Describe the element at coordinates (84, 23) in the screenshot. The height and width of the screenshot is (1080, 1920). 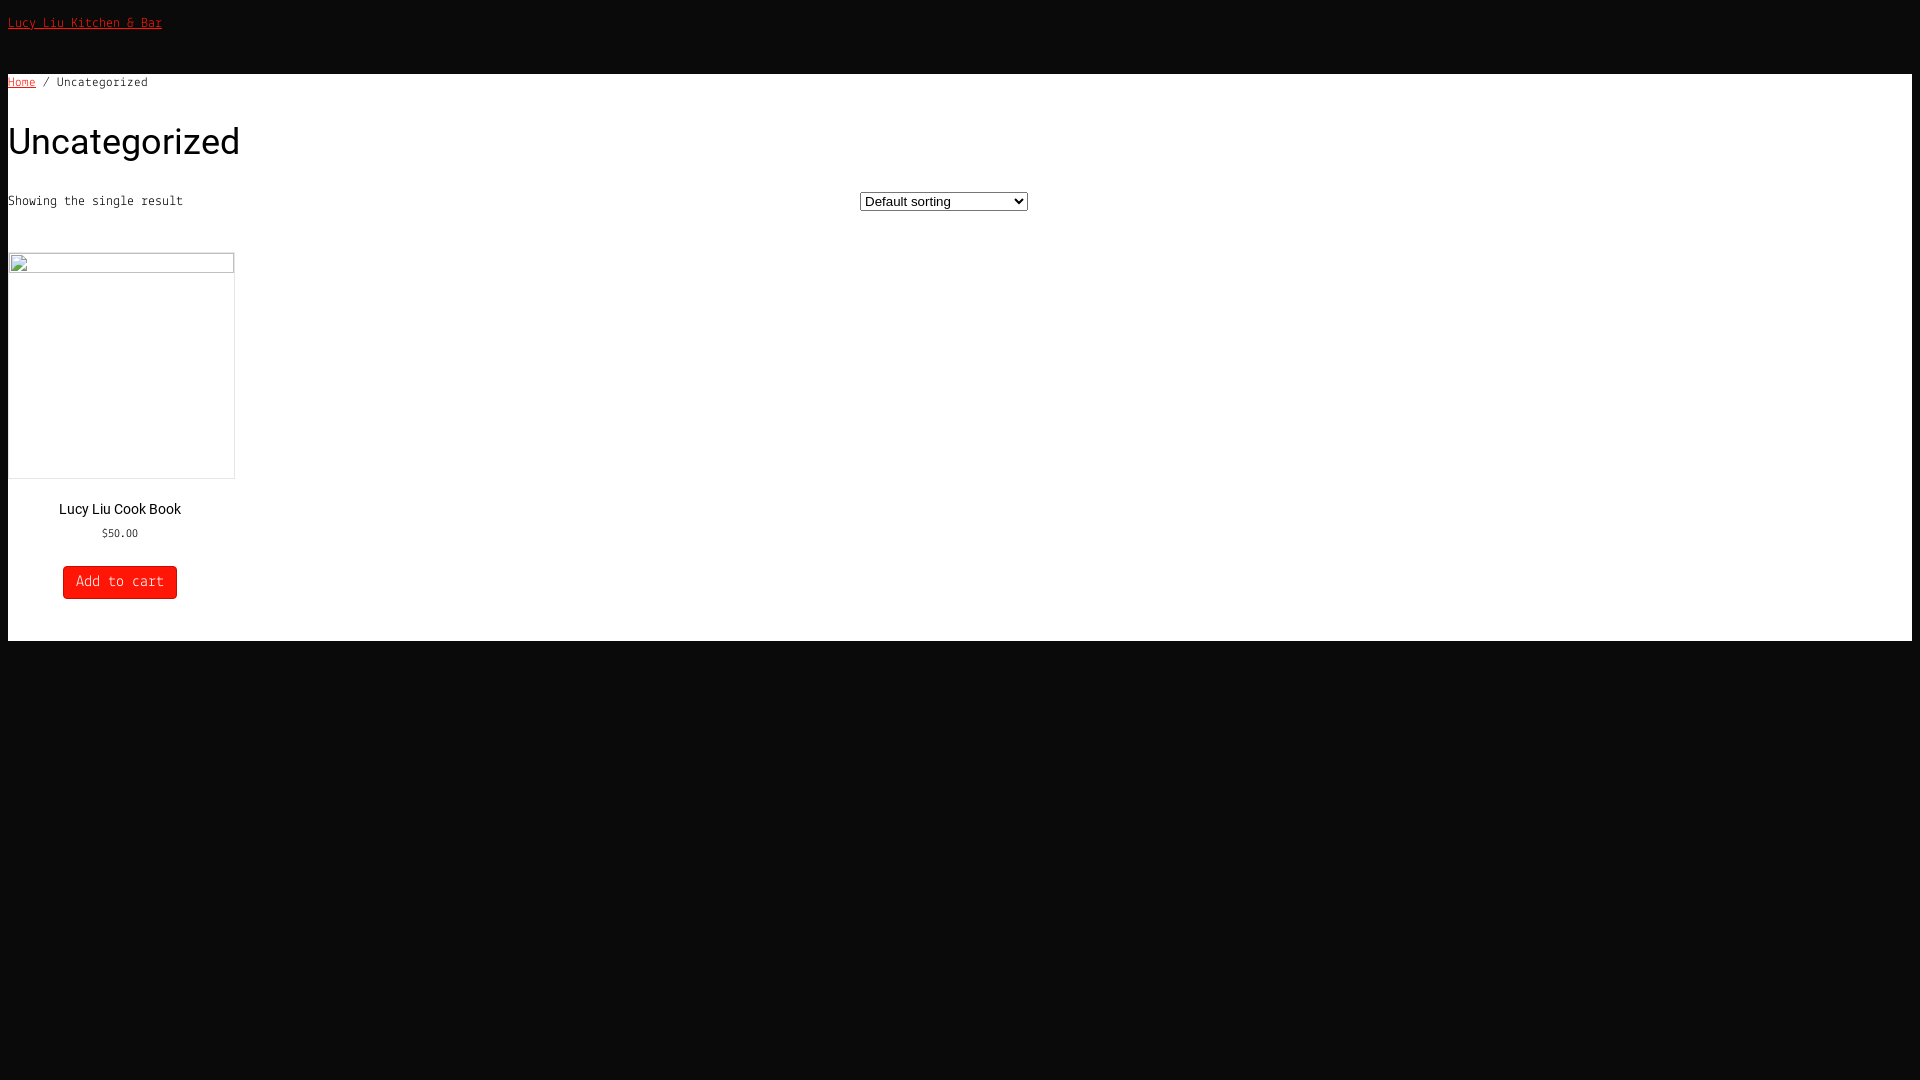
I see `'Lucy Liu Kitchen & Bar'` at that location.